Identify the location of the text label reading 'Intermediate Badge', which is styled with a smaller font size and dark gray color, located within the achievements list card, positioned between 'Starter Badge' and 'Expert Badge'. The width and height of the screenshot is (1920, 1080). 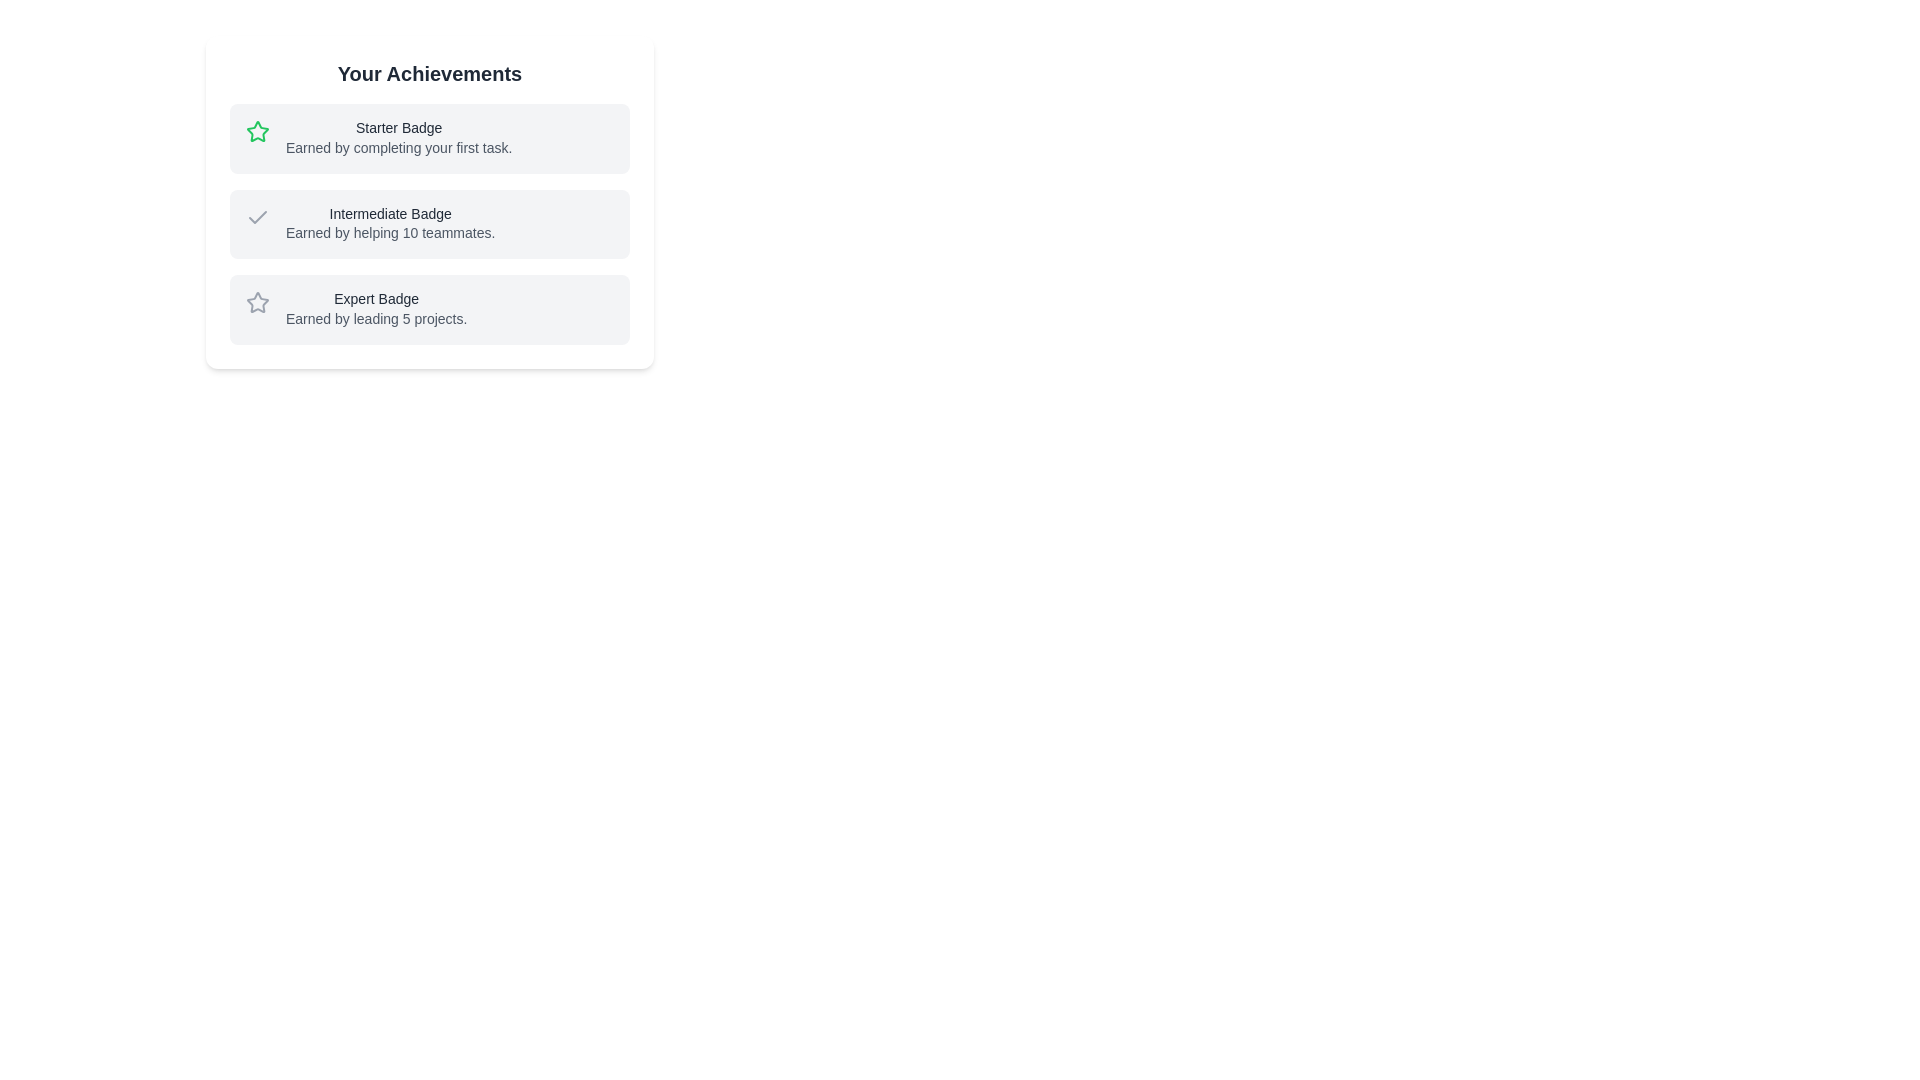
(390, 214).